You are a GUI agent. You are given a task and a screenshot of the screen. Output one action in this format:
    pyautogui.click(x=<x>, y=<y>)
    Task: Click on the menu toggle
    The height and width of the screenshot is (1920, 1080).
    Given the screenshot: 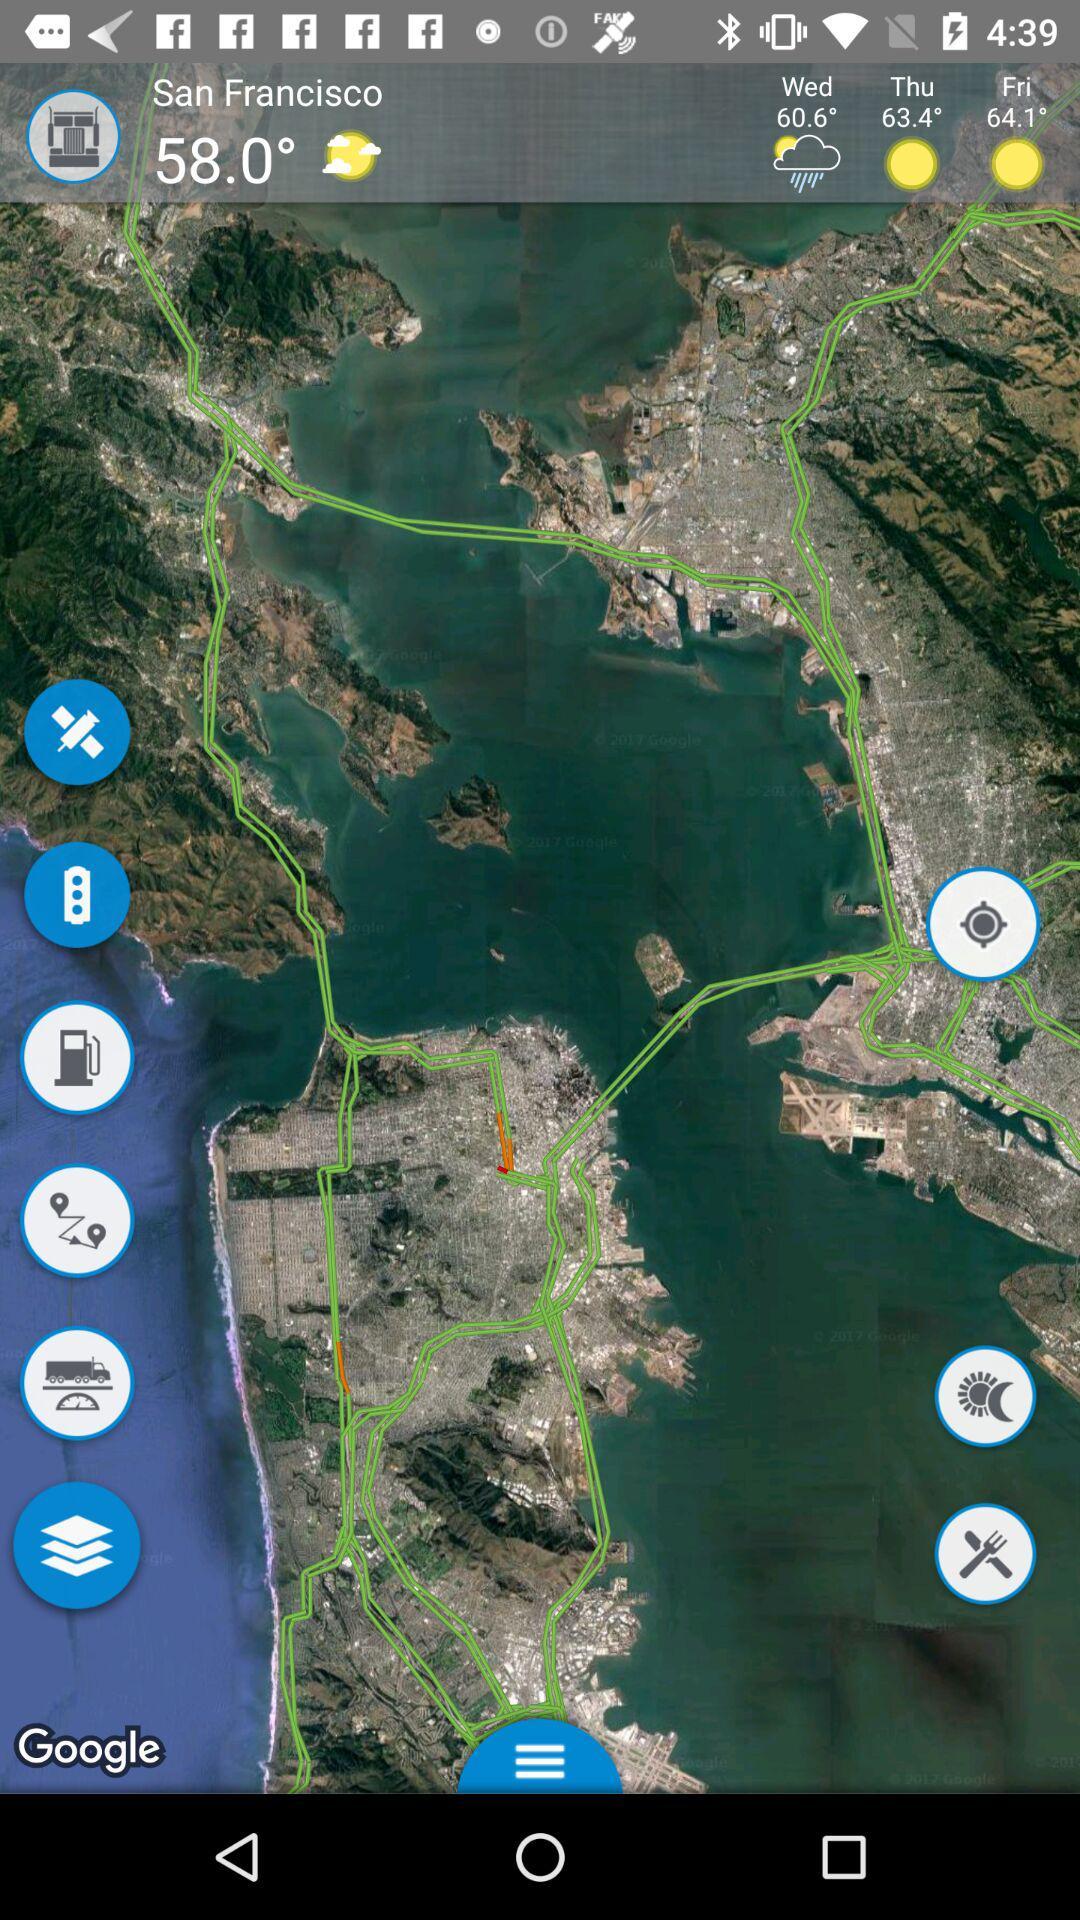 What is the action you would take?
    pyautogui.click(x=540, y=1749)
    